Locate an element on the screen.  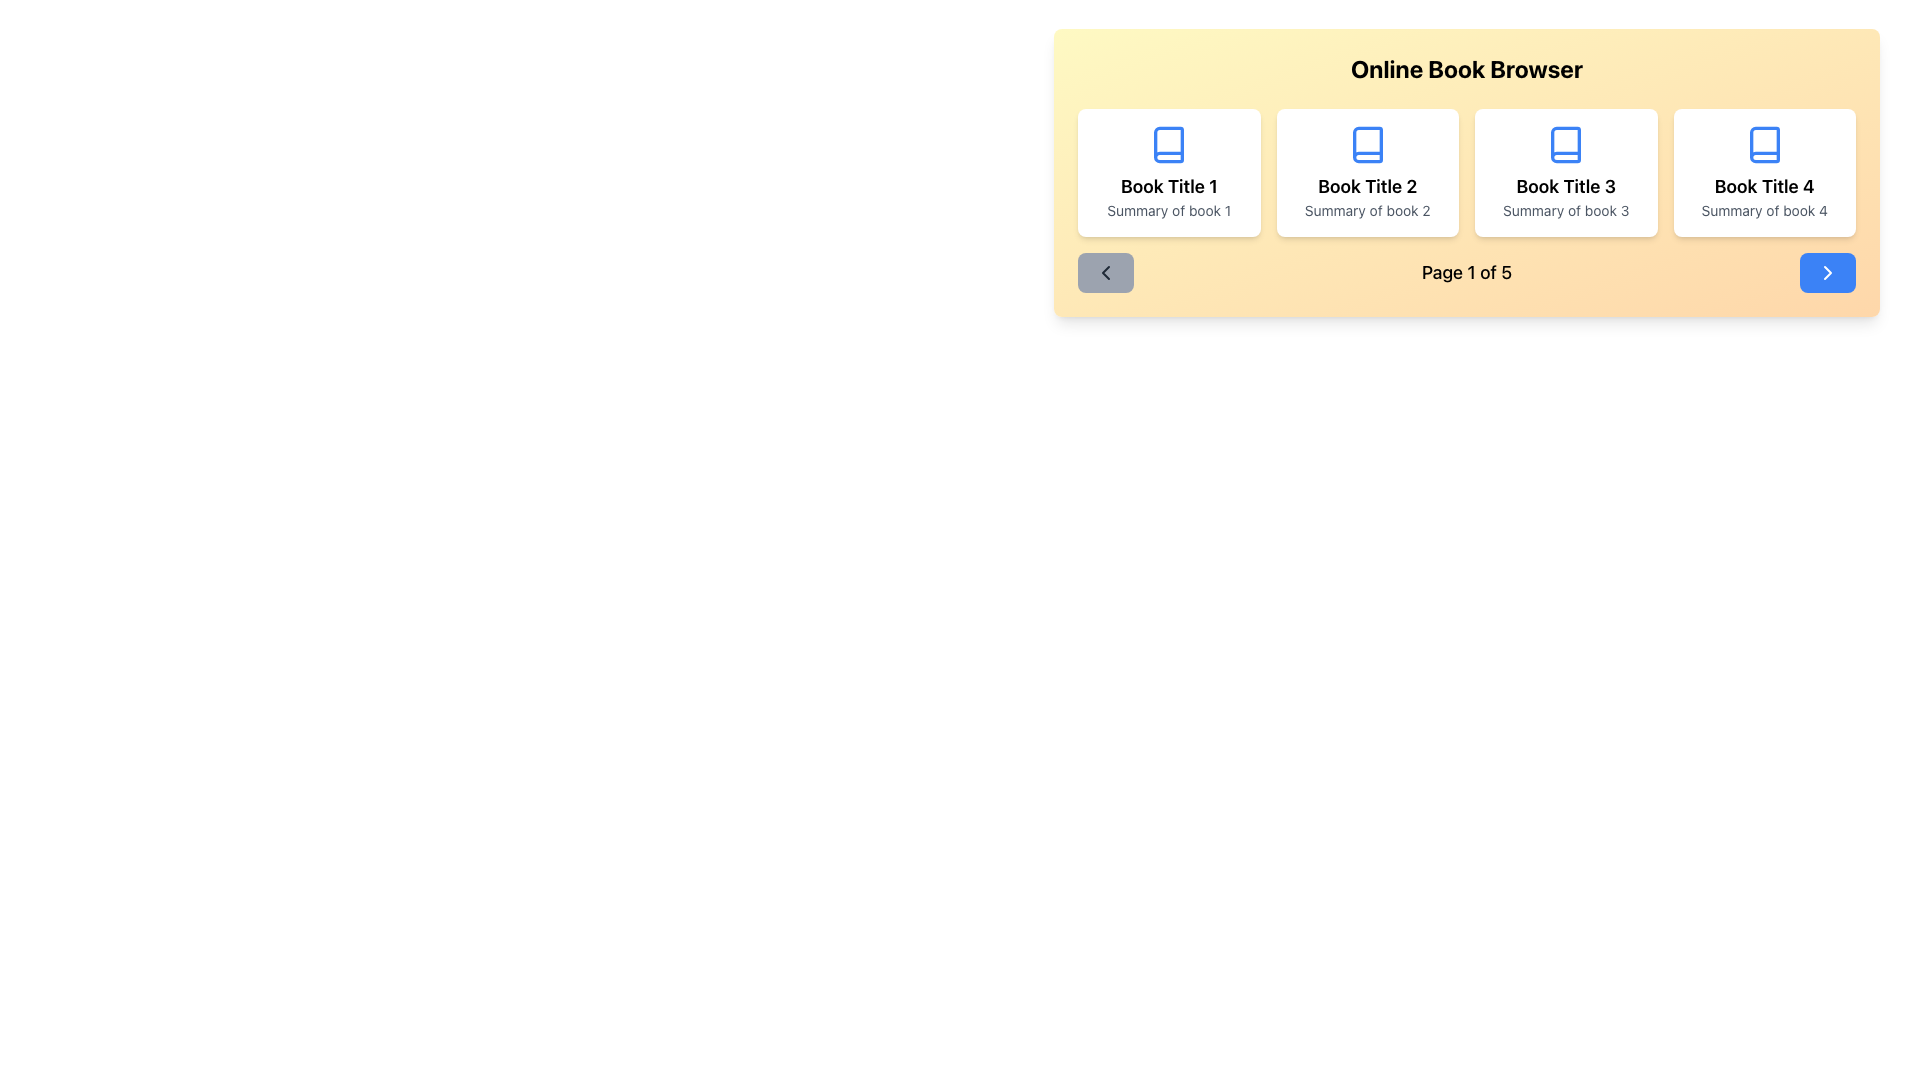
text label 'Summary of book 2' located under the title 'Book Title 2' in the second slot of the book browser interface is located at coordinates (1366, 211).